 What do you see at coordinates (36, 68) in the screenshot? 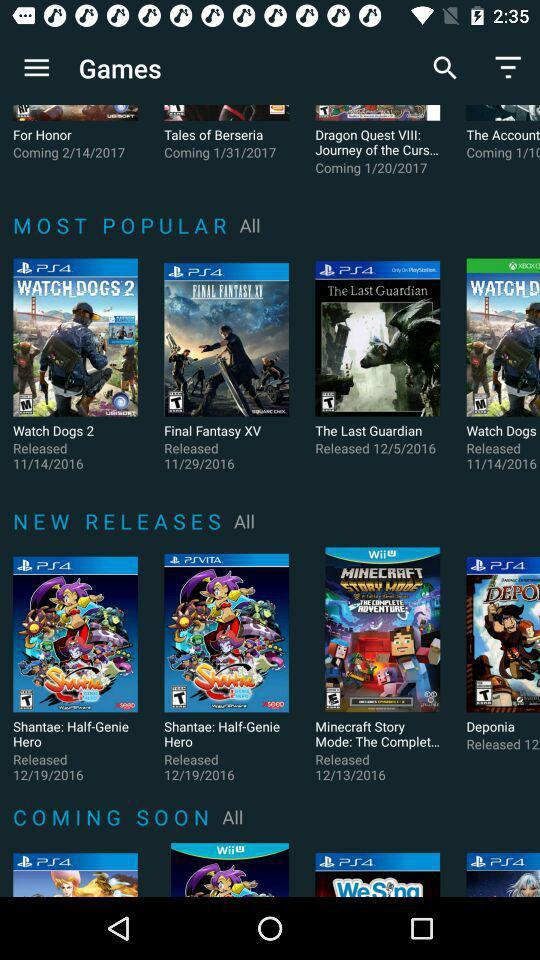
I see `app to the left of games icon` at bounding box center [36, 68].